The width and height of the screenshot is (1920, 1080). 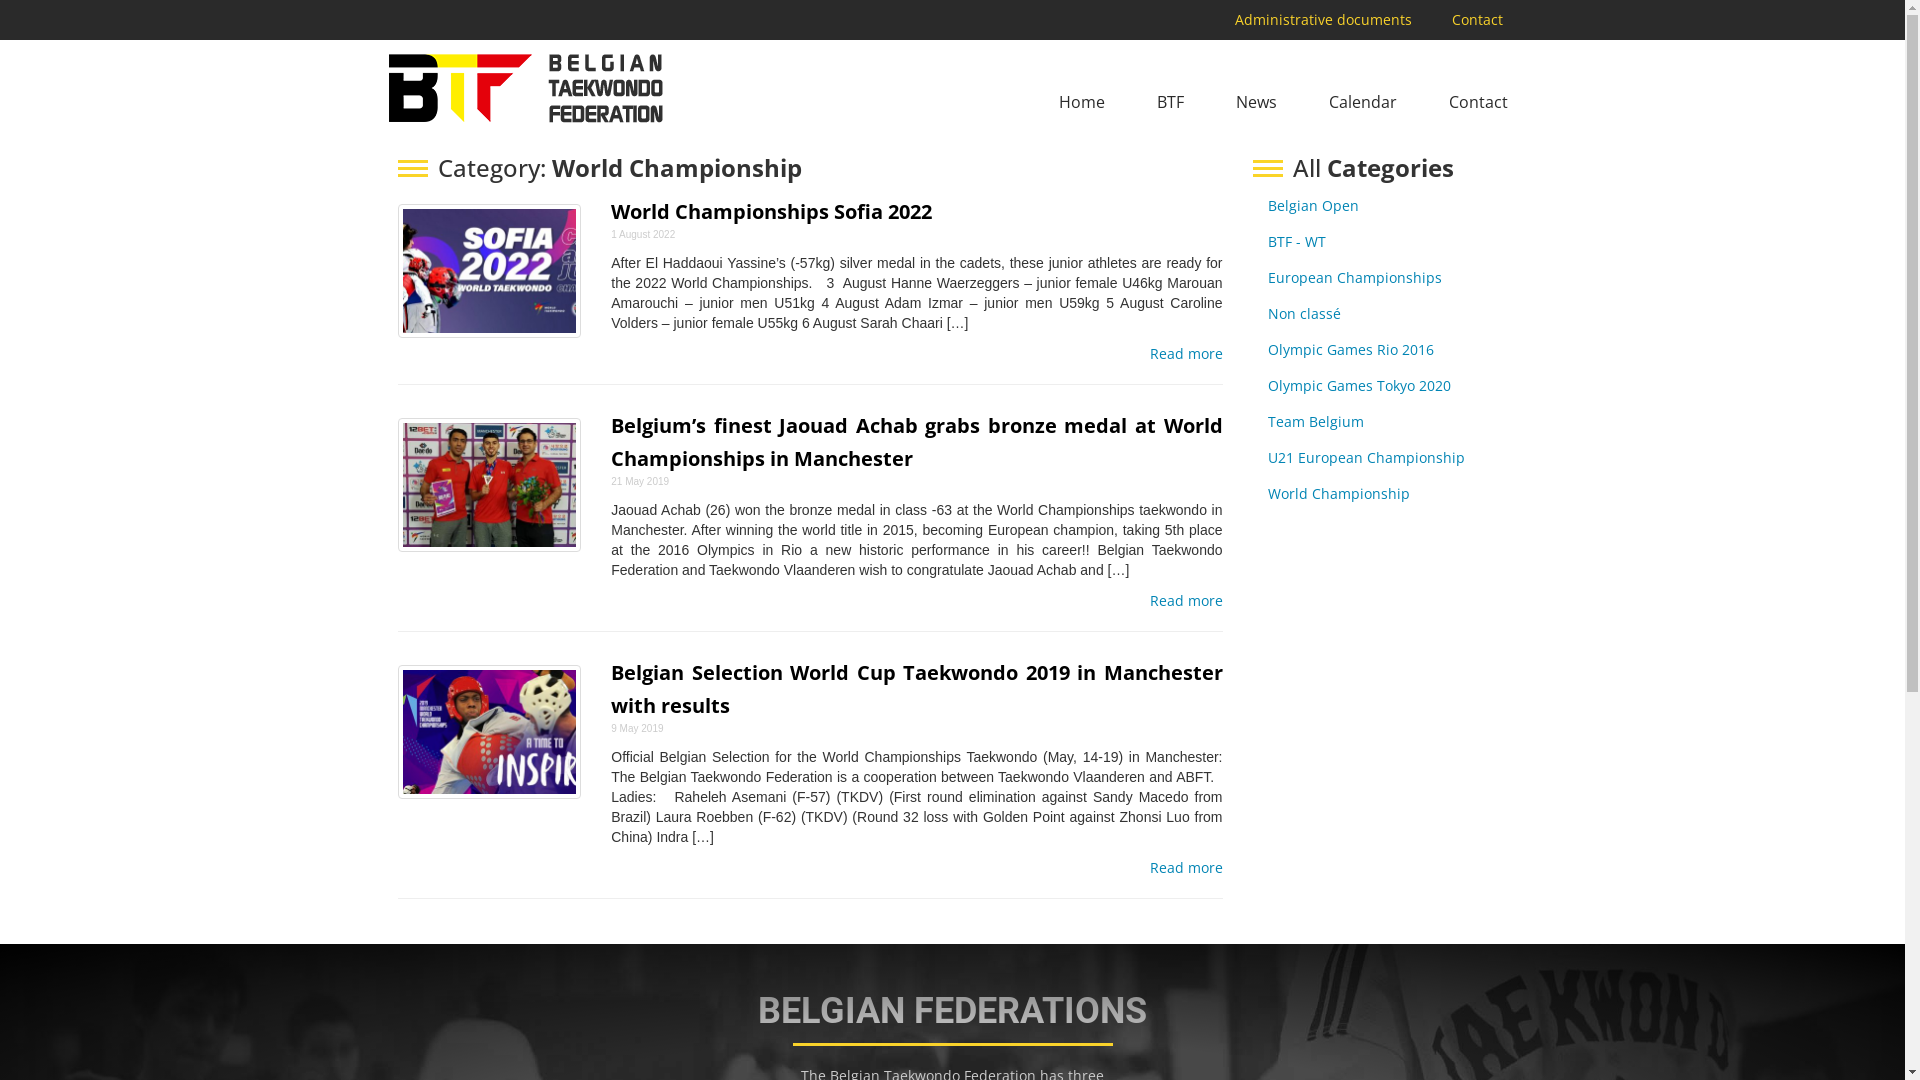 I want to click on 'Contact', so click(x=1478, y=102).